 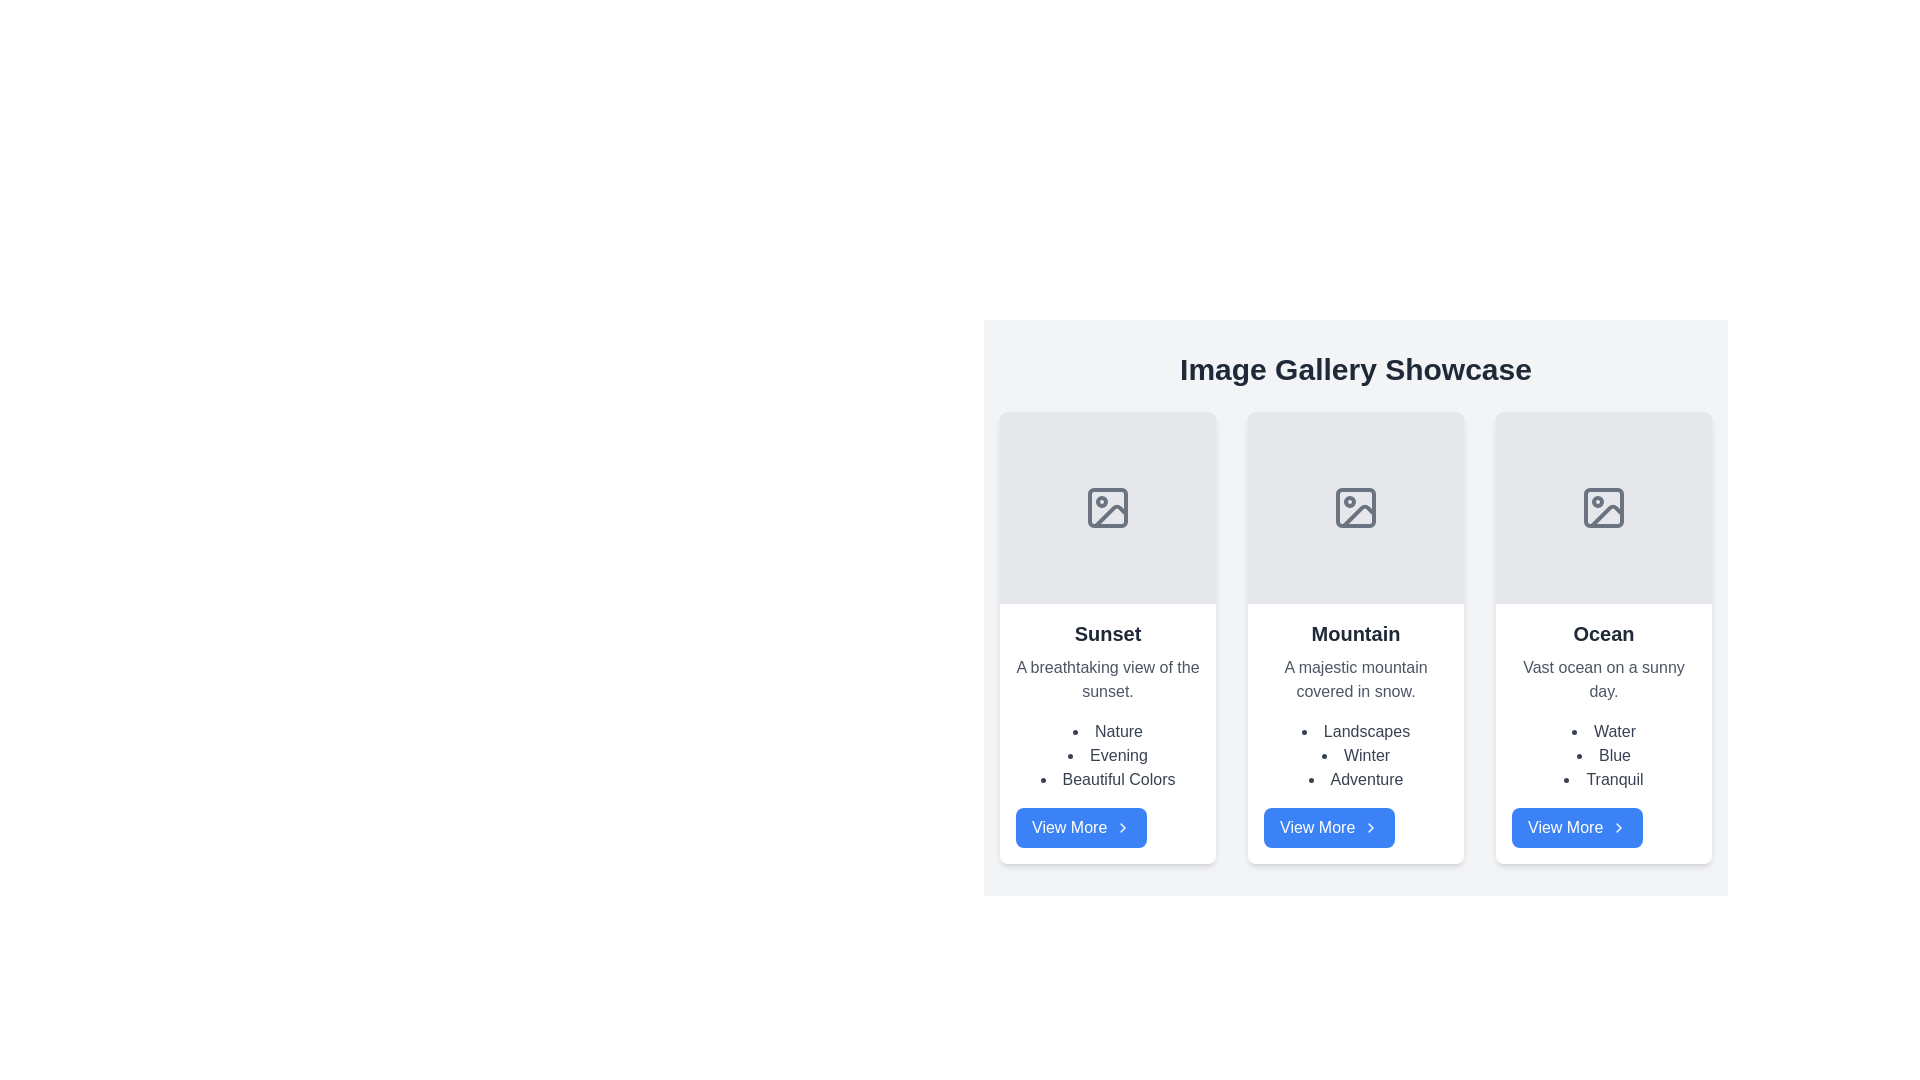 I want to click on the static text label that serves as a category marker within the 'Mountain' section of the bulleted list, positioned centrally in the 'Mountain' card under the 'Landscapes' heading, so click(x=1356, y=756).